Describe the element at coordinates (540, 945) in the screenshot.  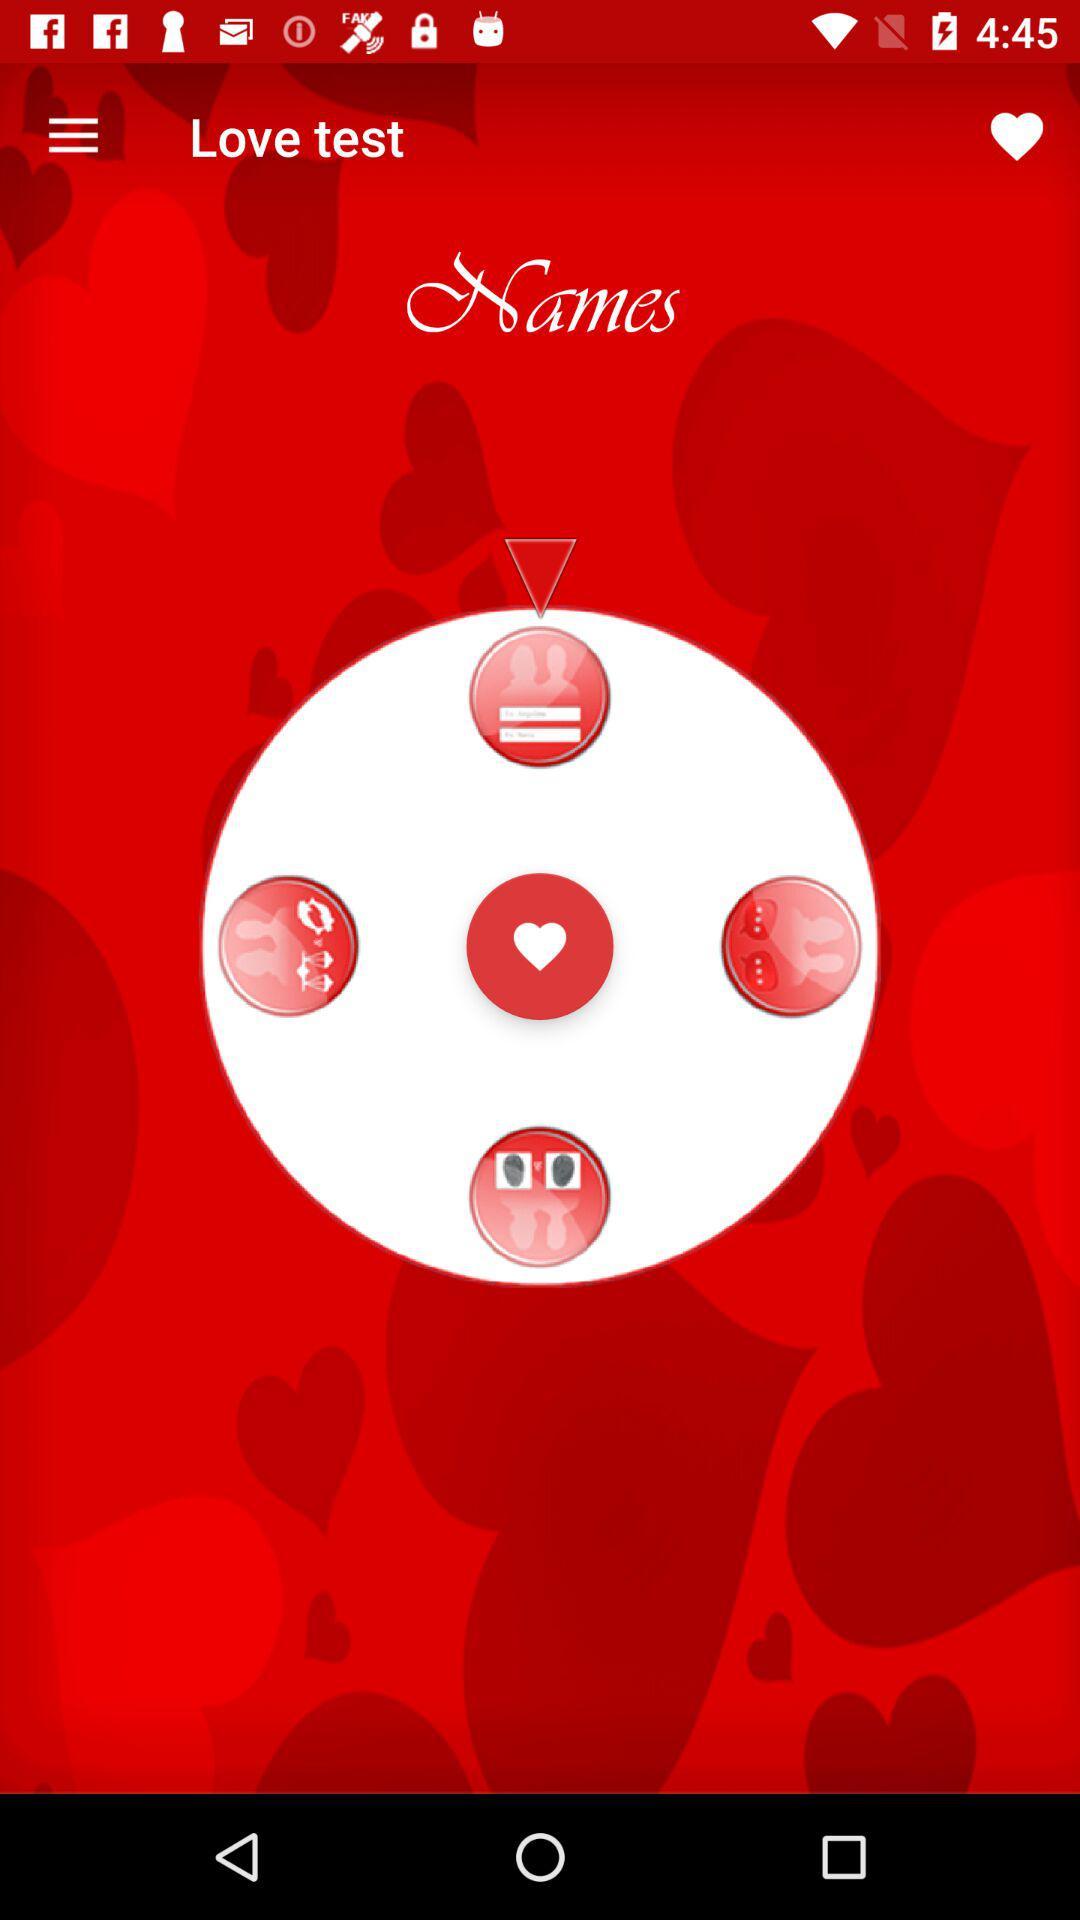
I see `the favorite icon` at that location.